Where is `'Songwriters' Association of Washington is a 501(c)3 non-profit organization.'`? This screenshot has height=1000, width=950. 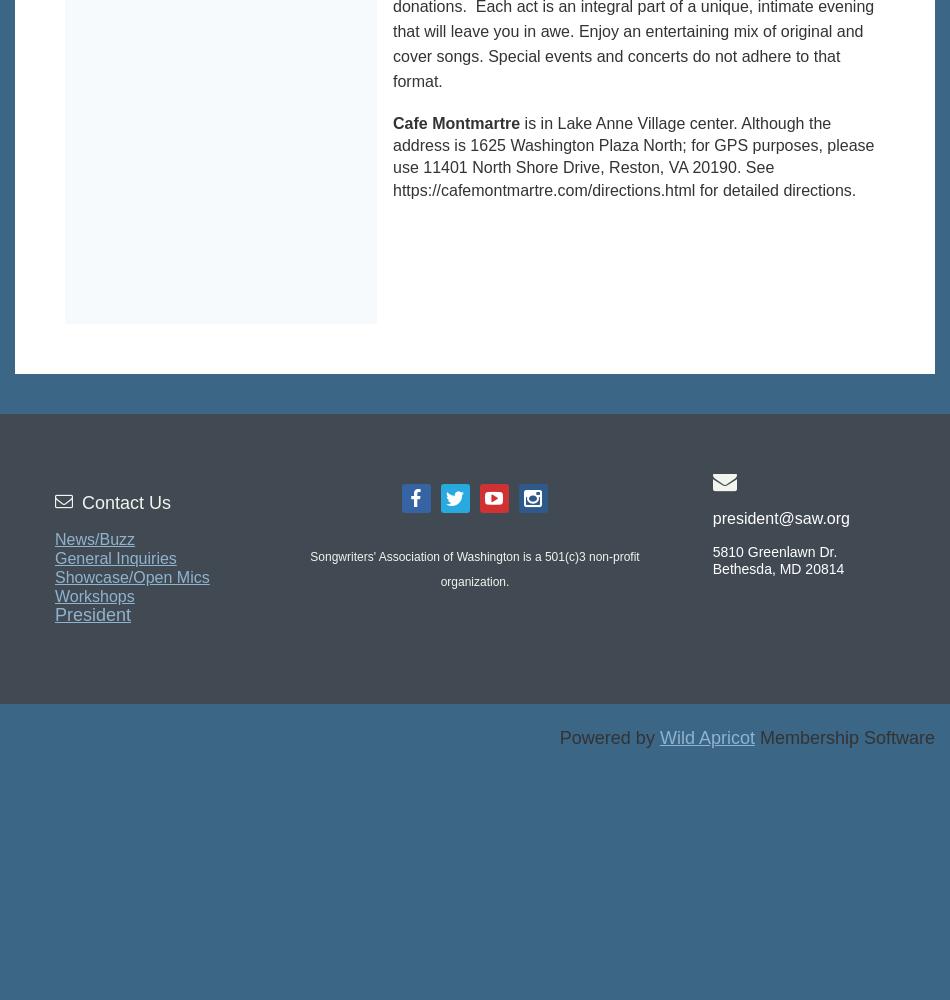
'Songwriters' Association of Washington is a 501(c)3 non-profit organization.' is located at coordinates (308, 568).